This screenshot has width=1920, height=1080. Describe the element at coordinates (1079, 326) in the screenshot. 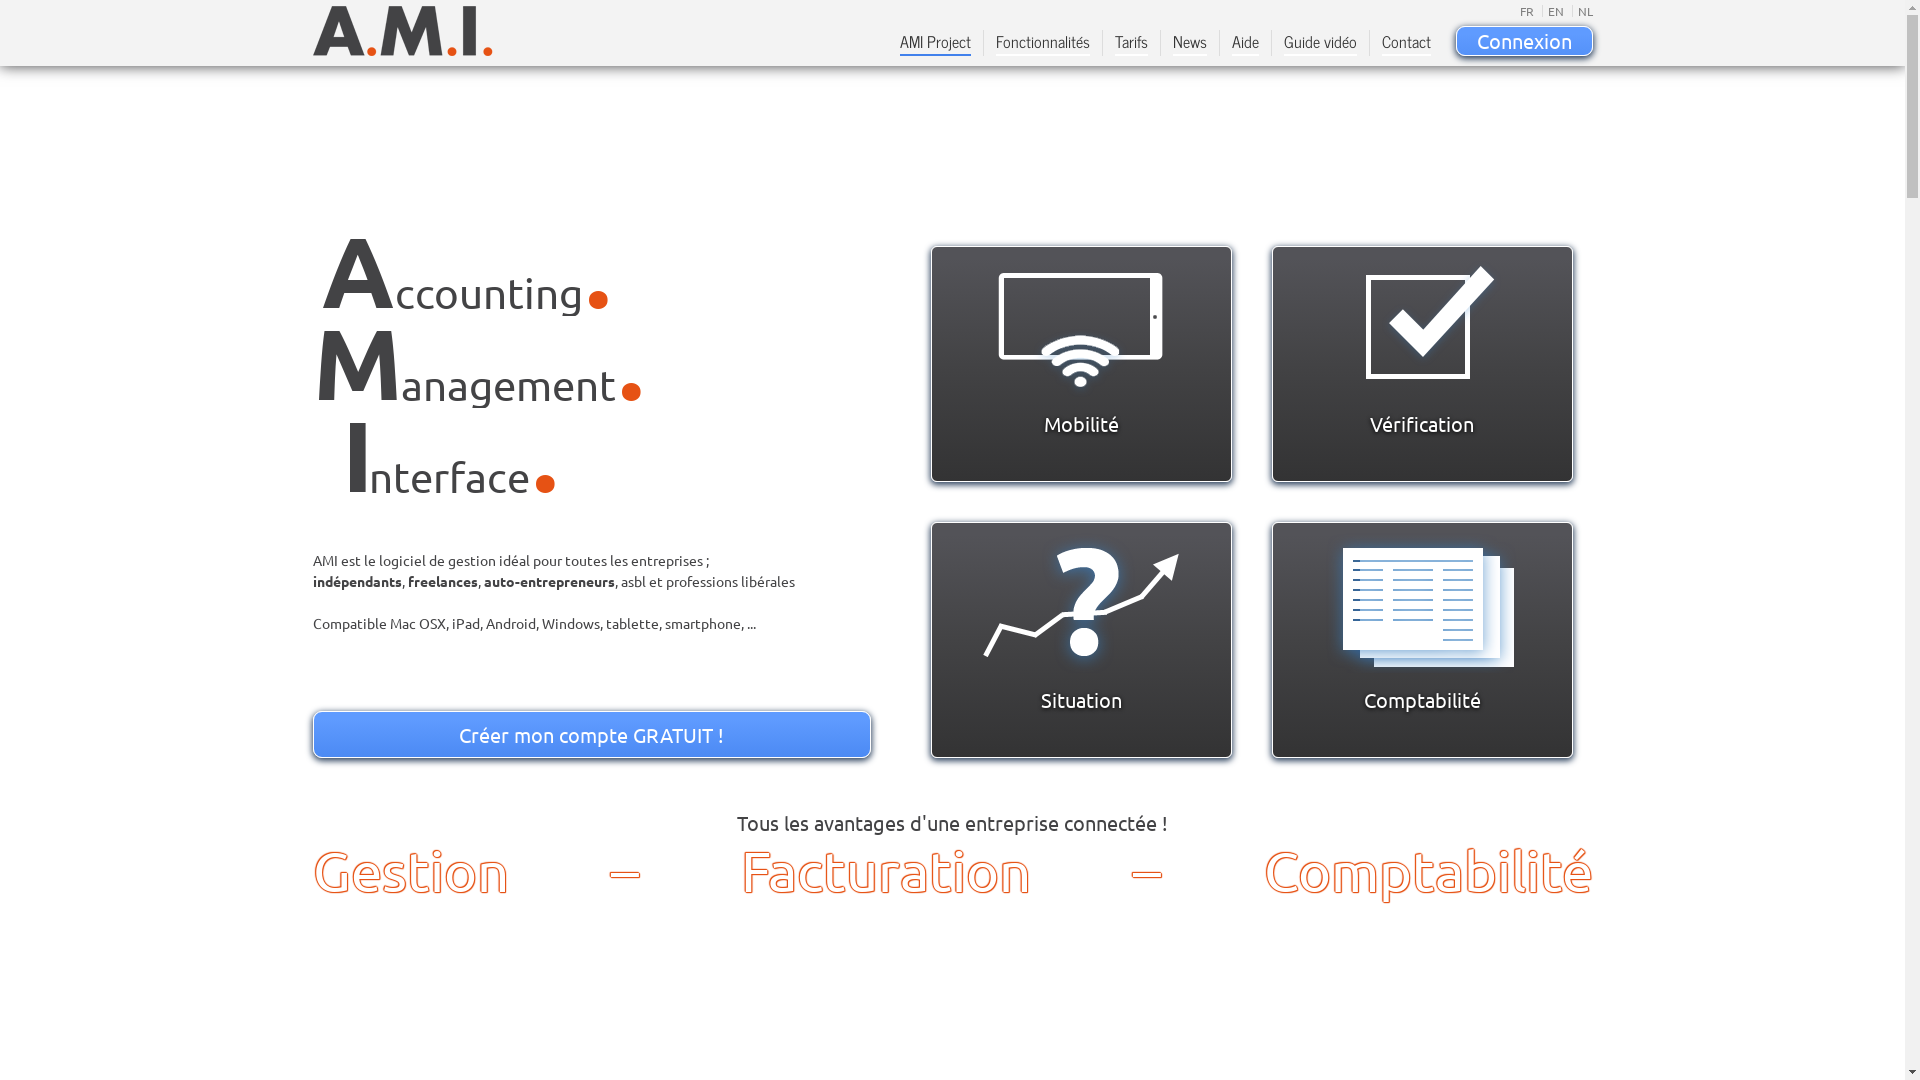

I see `'Vos documents vous suivent partout'` at that location.